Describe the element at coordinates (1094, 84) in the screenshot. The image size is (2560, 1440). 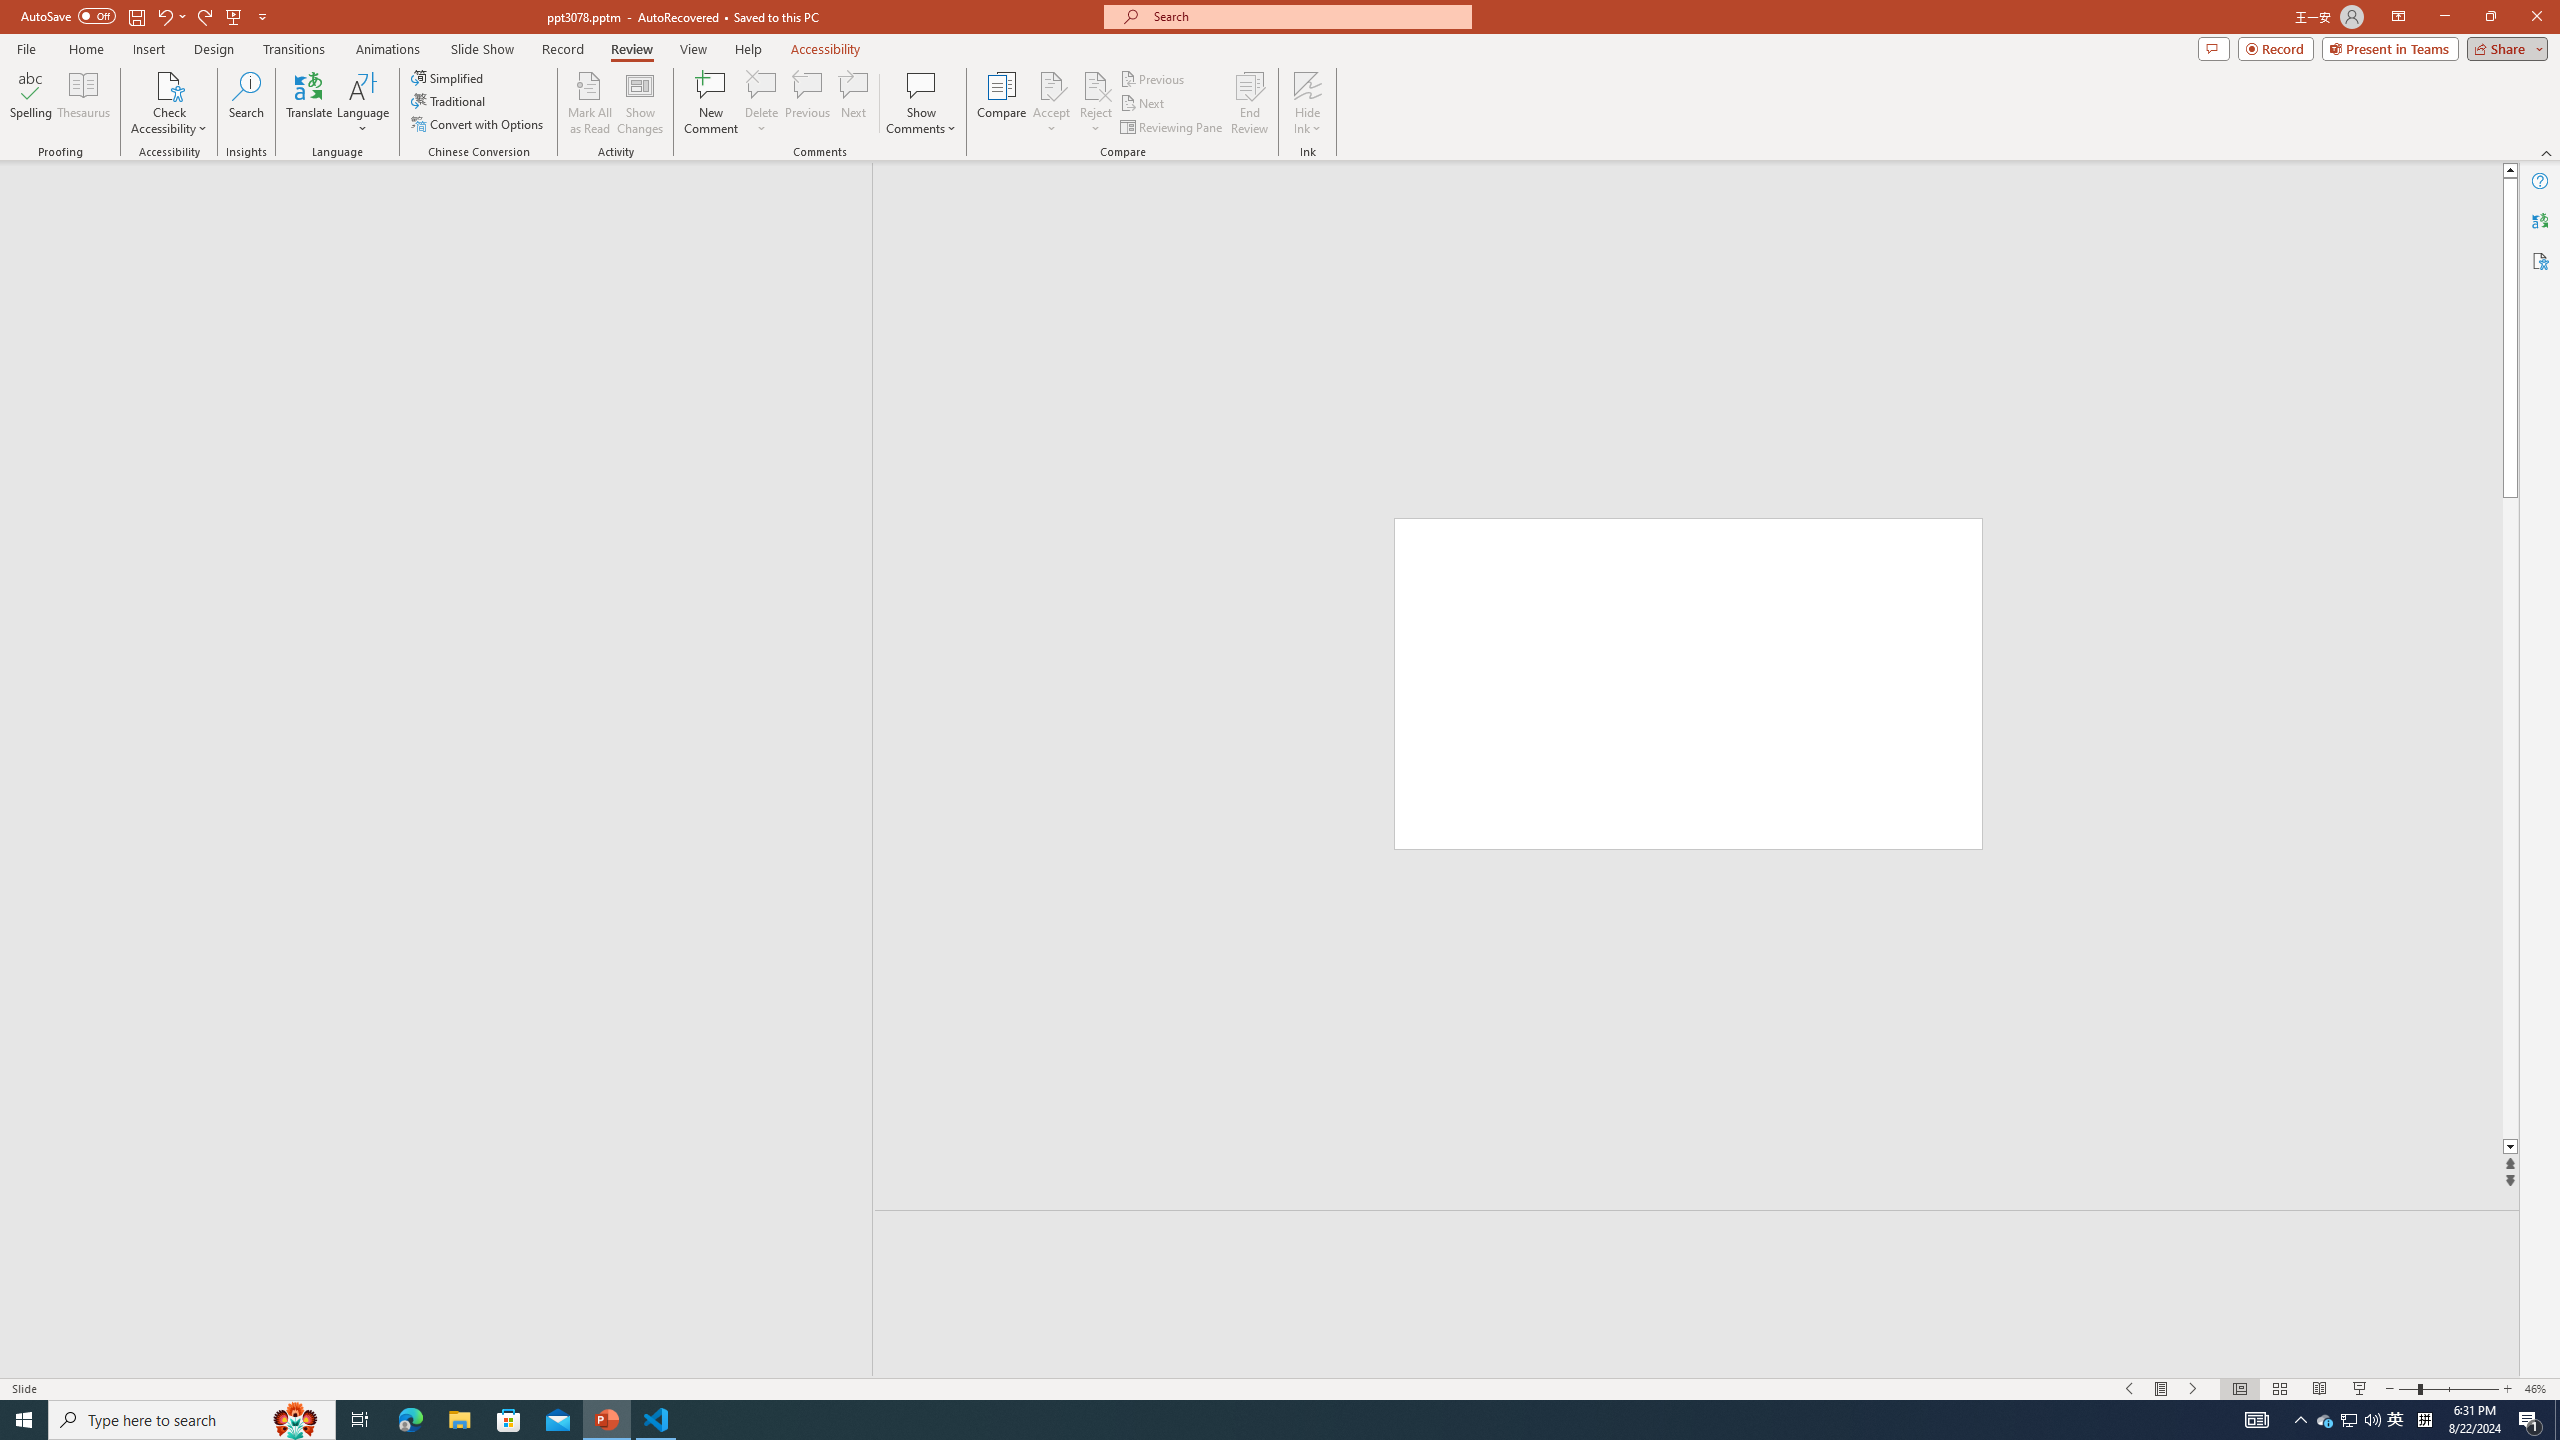
I see `'Reject Change'` at that location.